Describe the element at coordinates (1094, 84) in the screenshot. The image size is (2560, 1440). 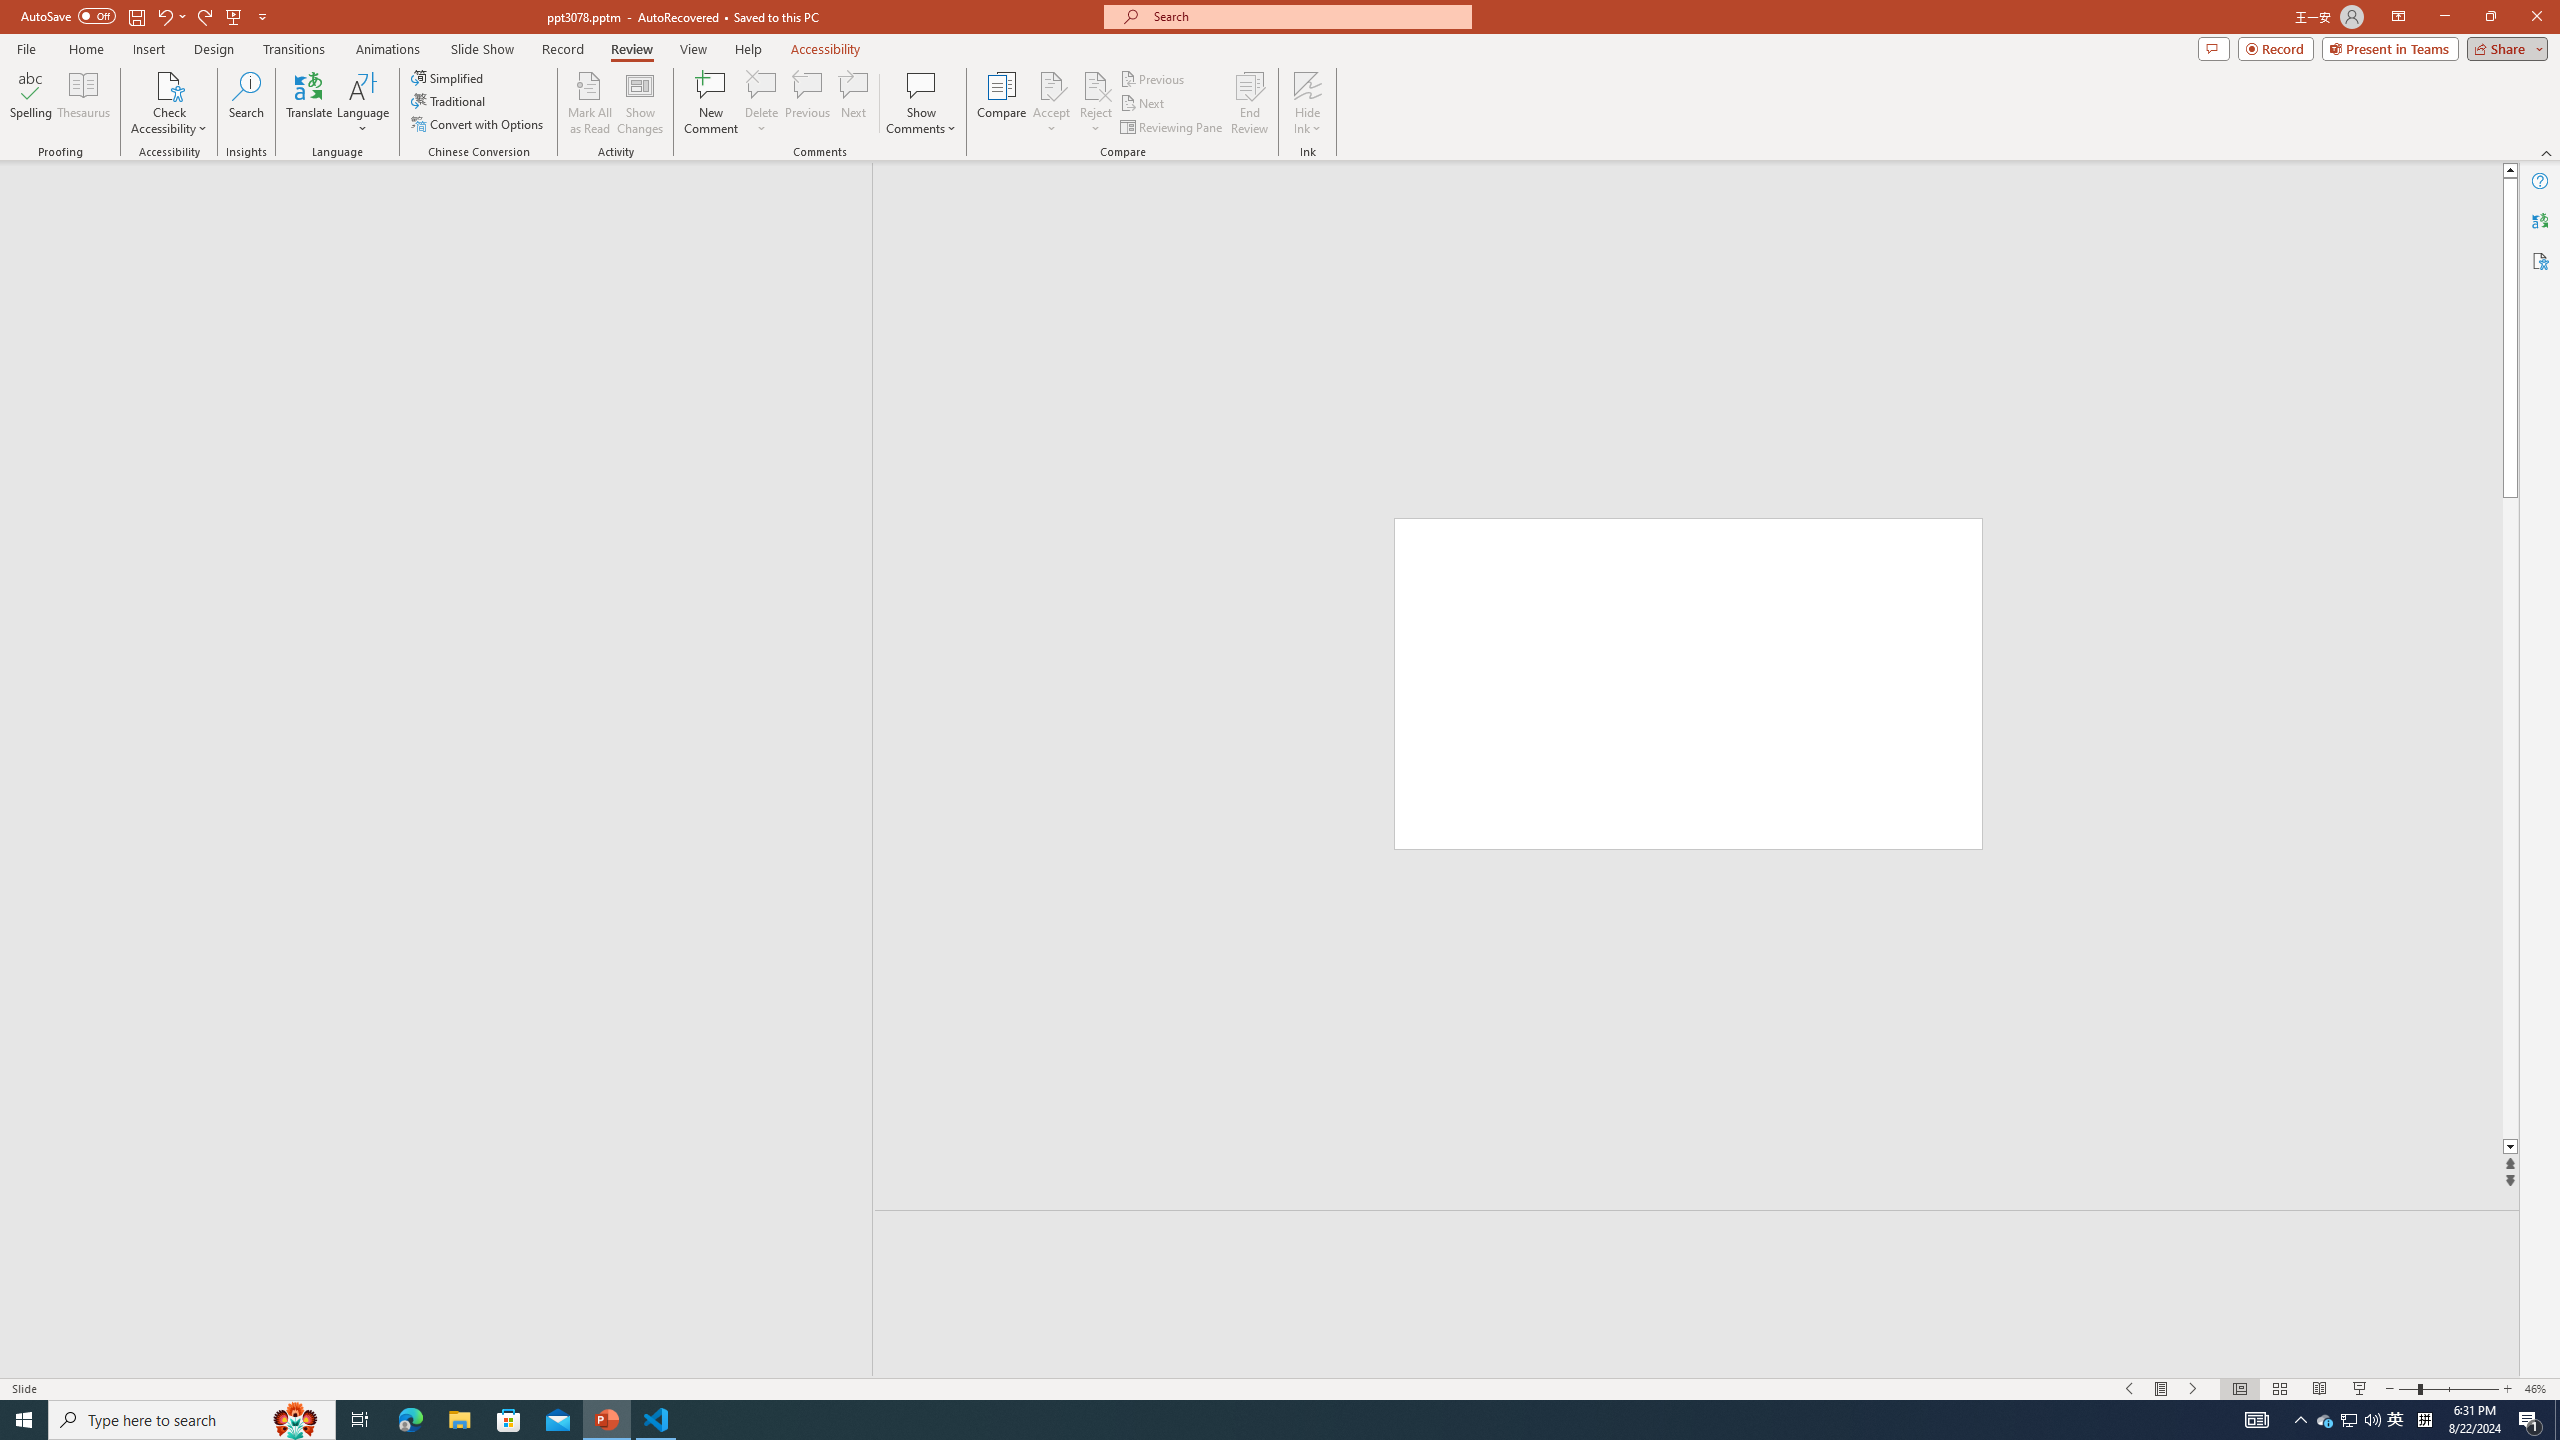
I see `'Reject Change'` at that location.